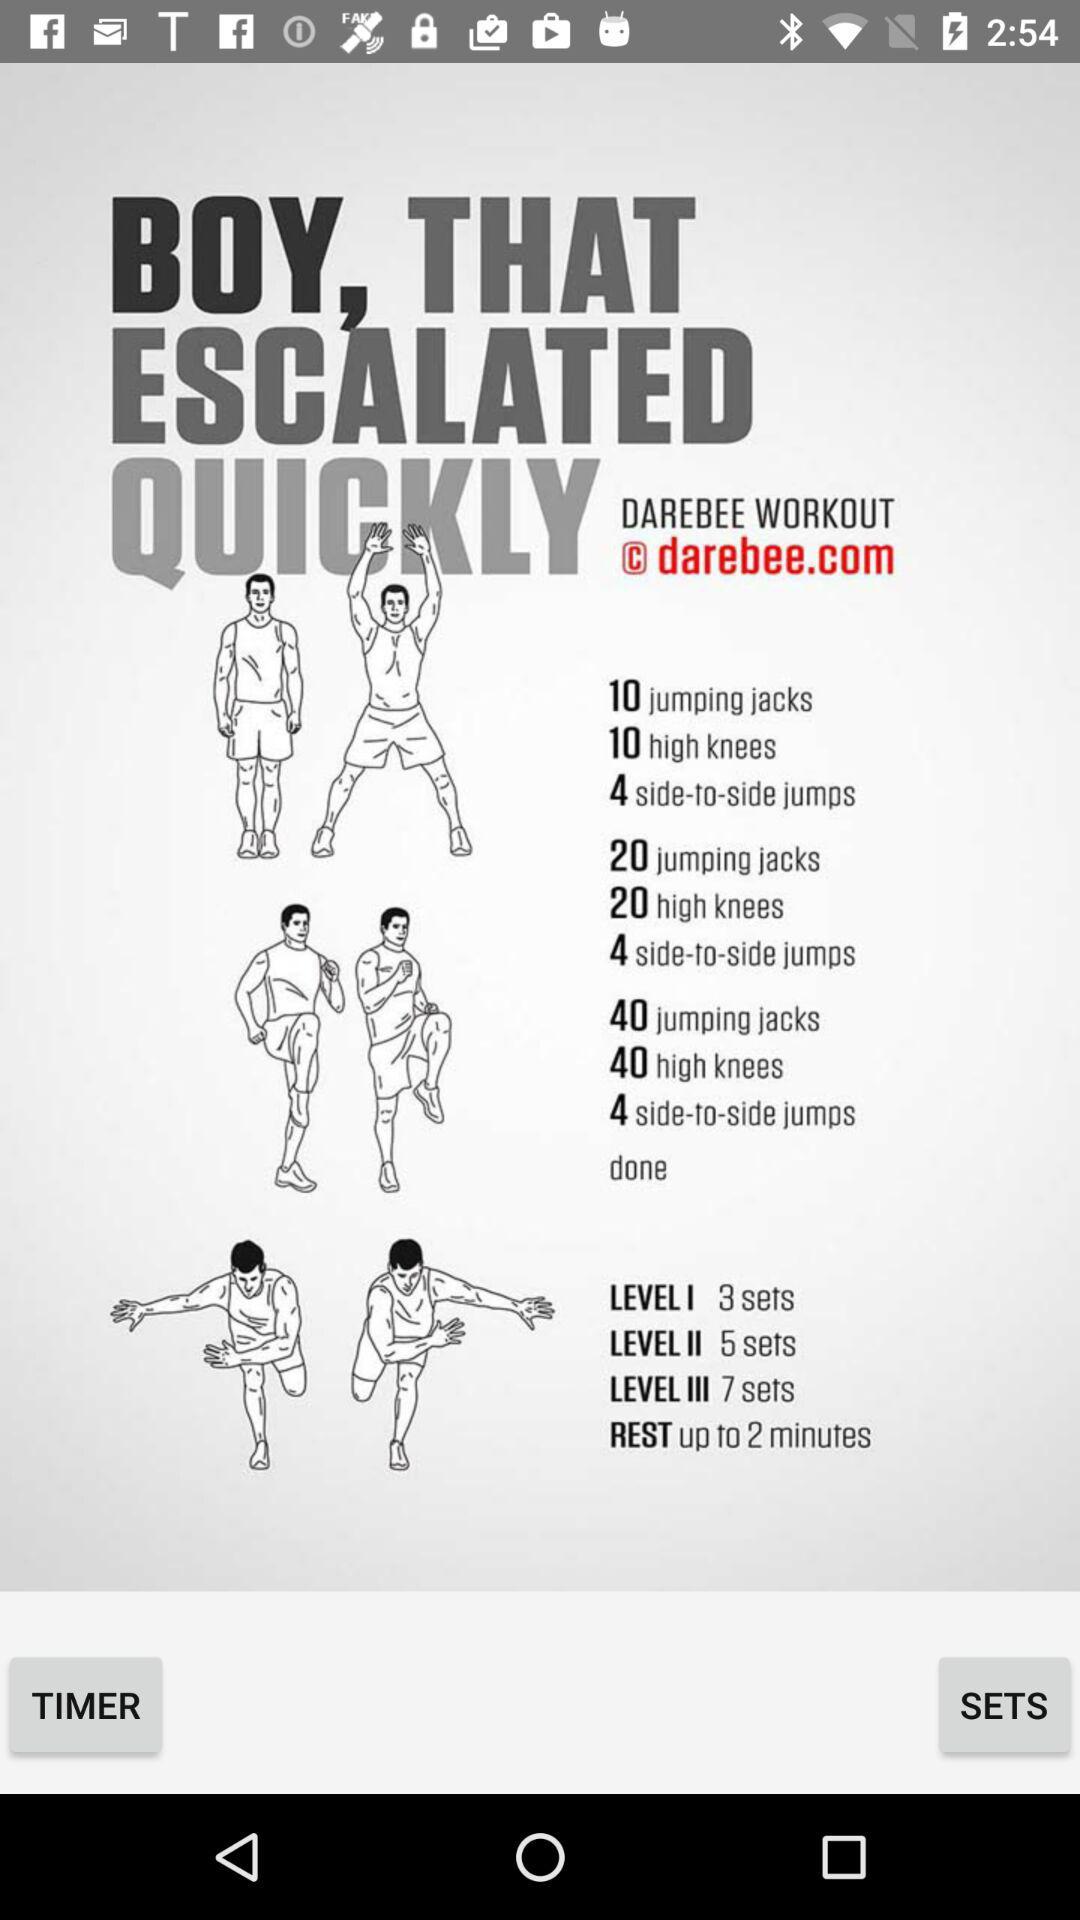 The height and width of the screenshot is (1920, 1080). What do you see at coordinates (85, 1703) in the screenshot?
I see `item next to the sets icon` at bounding box center [85, 1703].